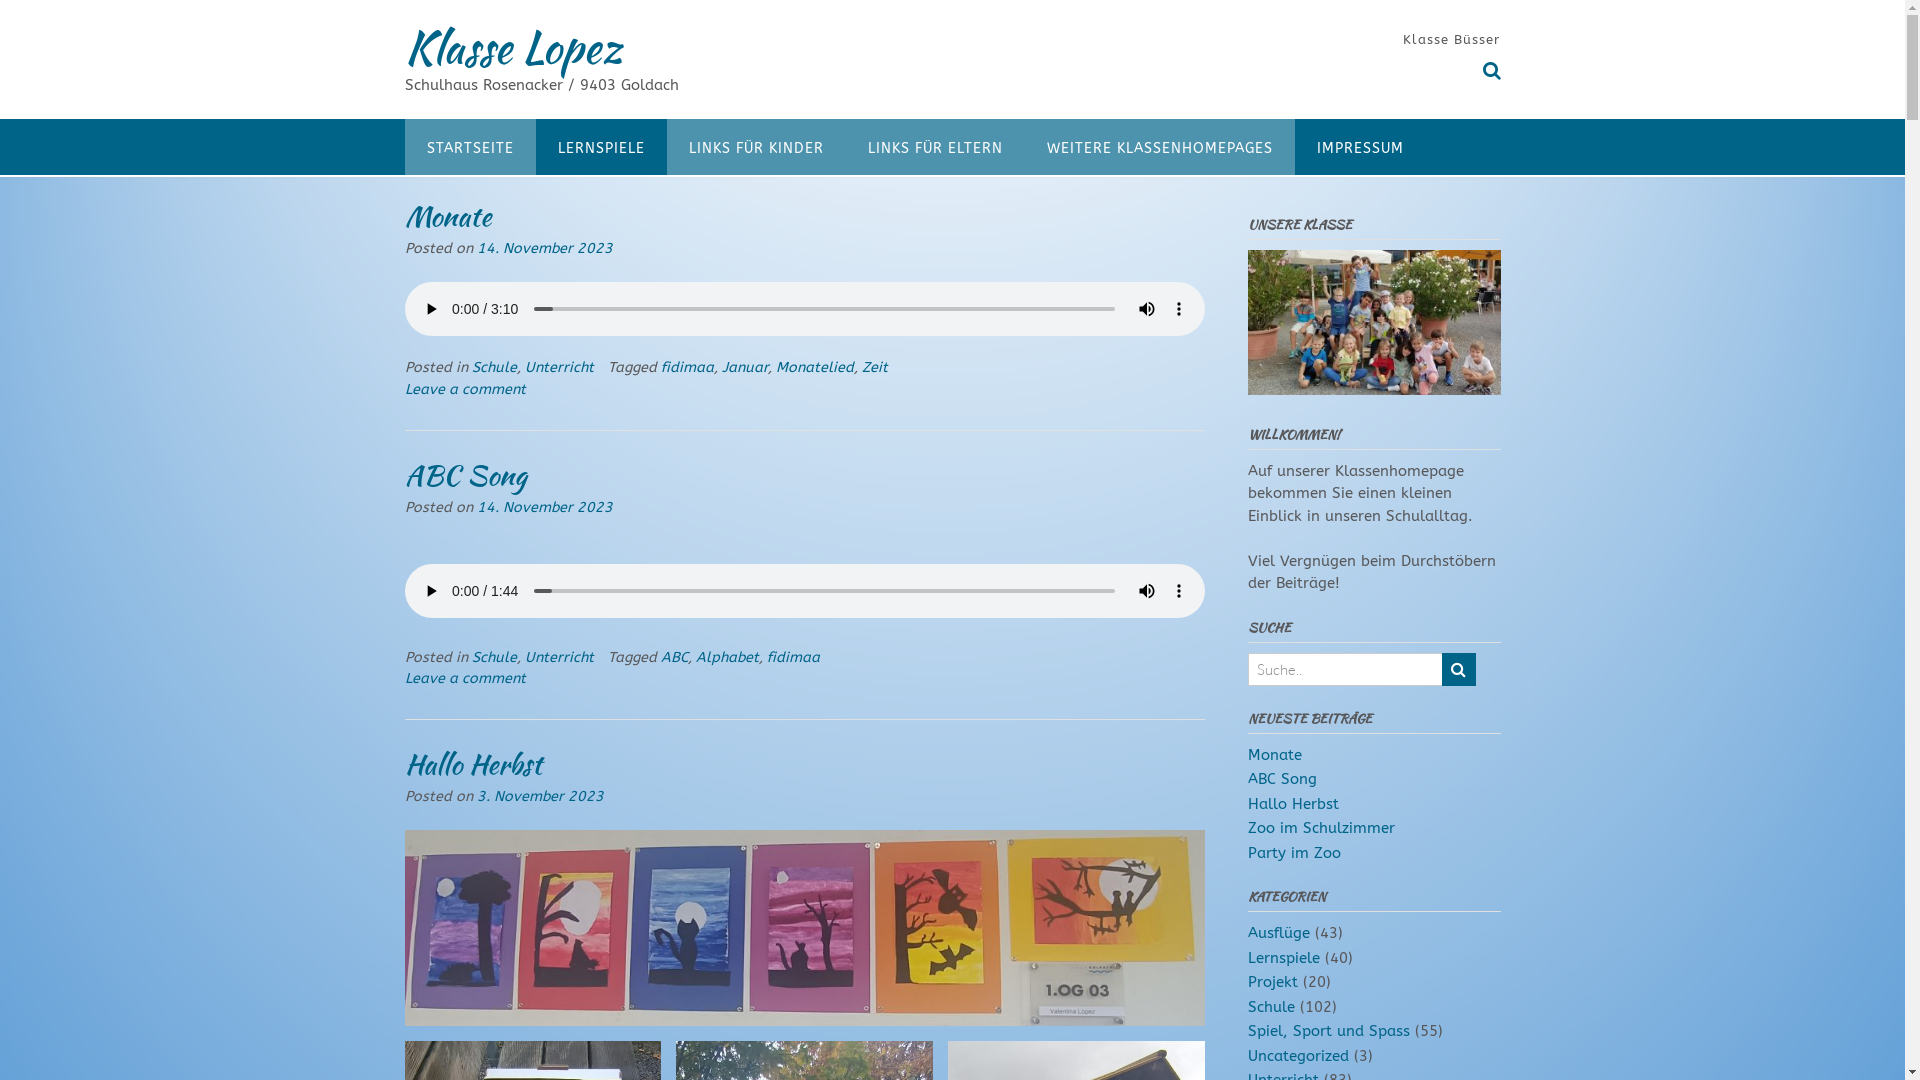 Image resolution: width=1920 pixels, height=1080 pixels. What do you see at coordinates (660, 656) in the screenshot?
I see `'ABC'` at bounding box center [660, 656].